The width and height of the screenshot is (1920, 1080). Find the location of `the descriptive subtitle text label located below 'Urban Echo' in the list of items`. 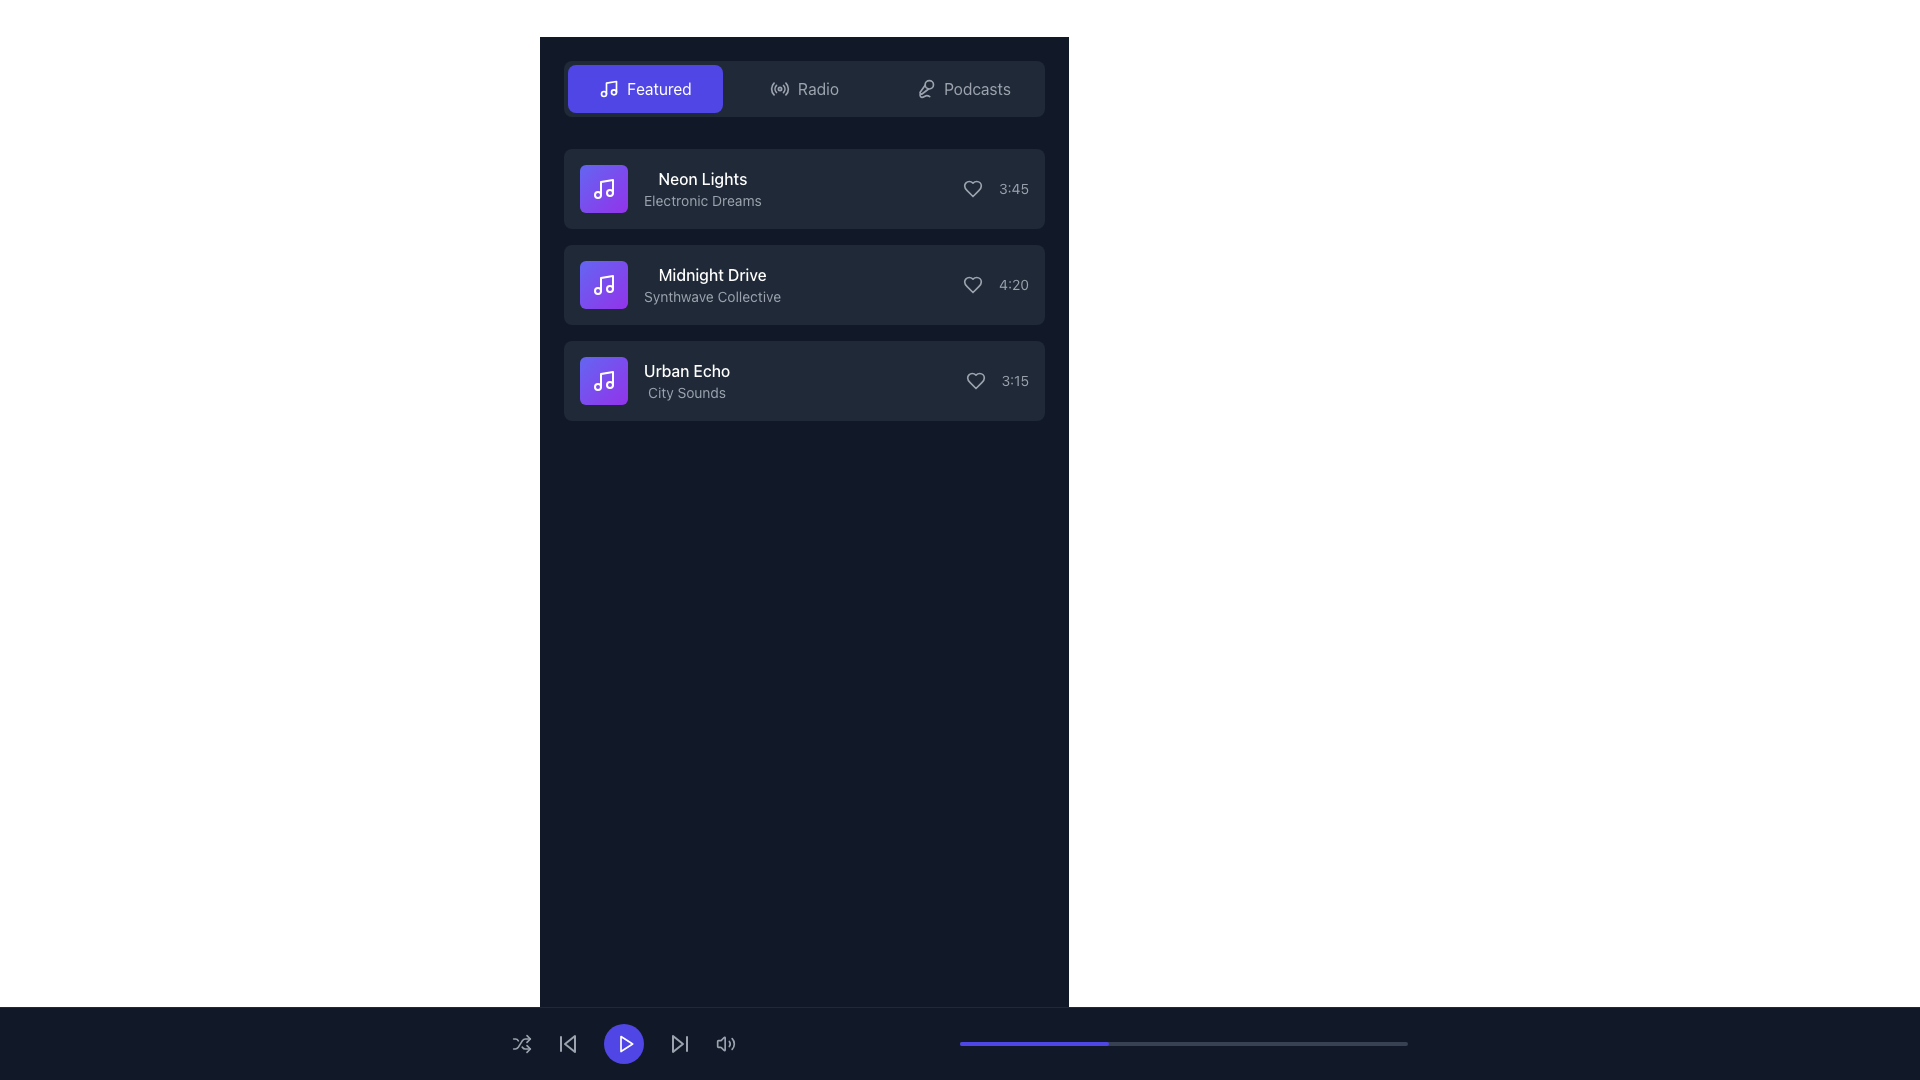

the descriptive subtitle text label located below 'Urban Echo' in the list of items is located at coordinates (687, 393).